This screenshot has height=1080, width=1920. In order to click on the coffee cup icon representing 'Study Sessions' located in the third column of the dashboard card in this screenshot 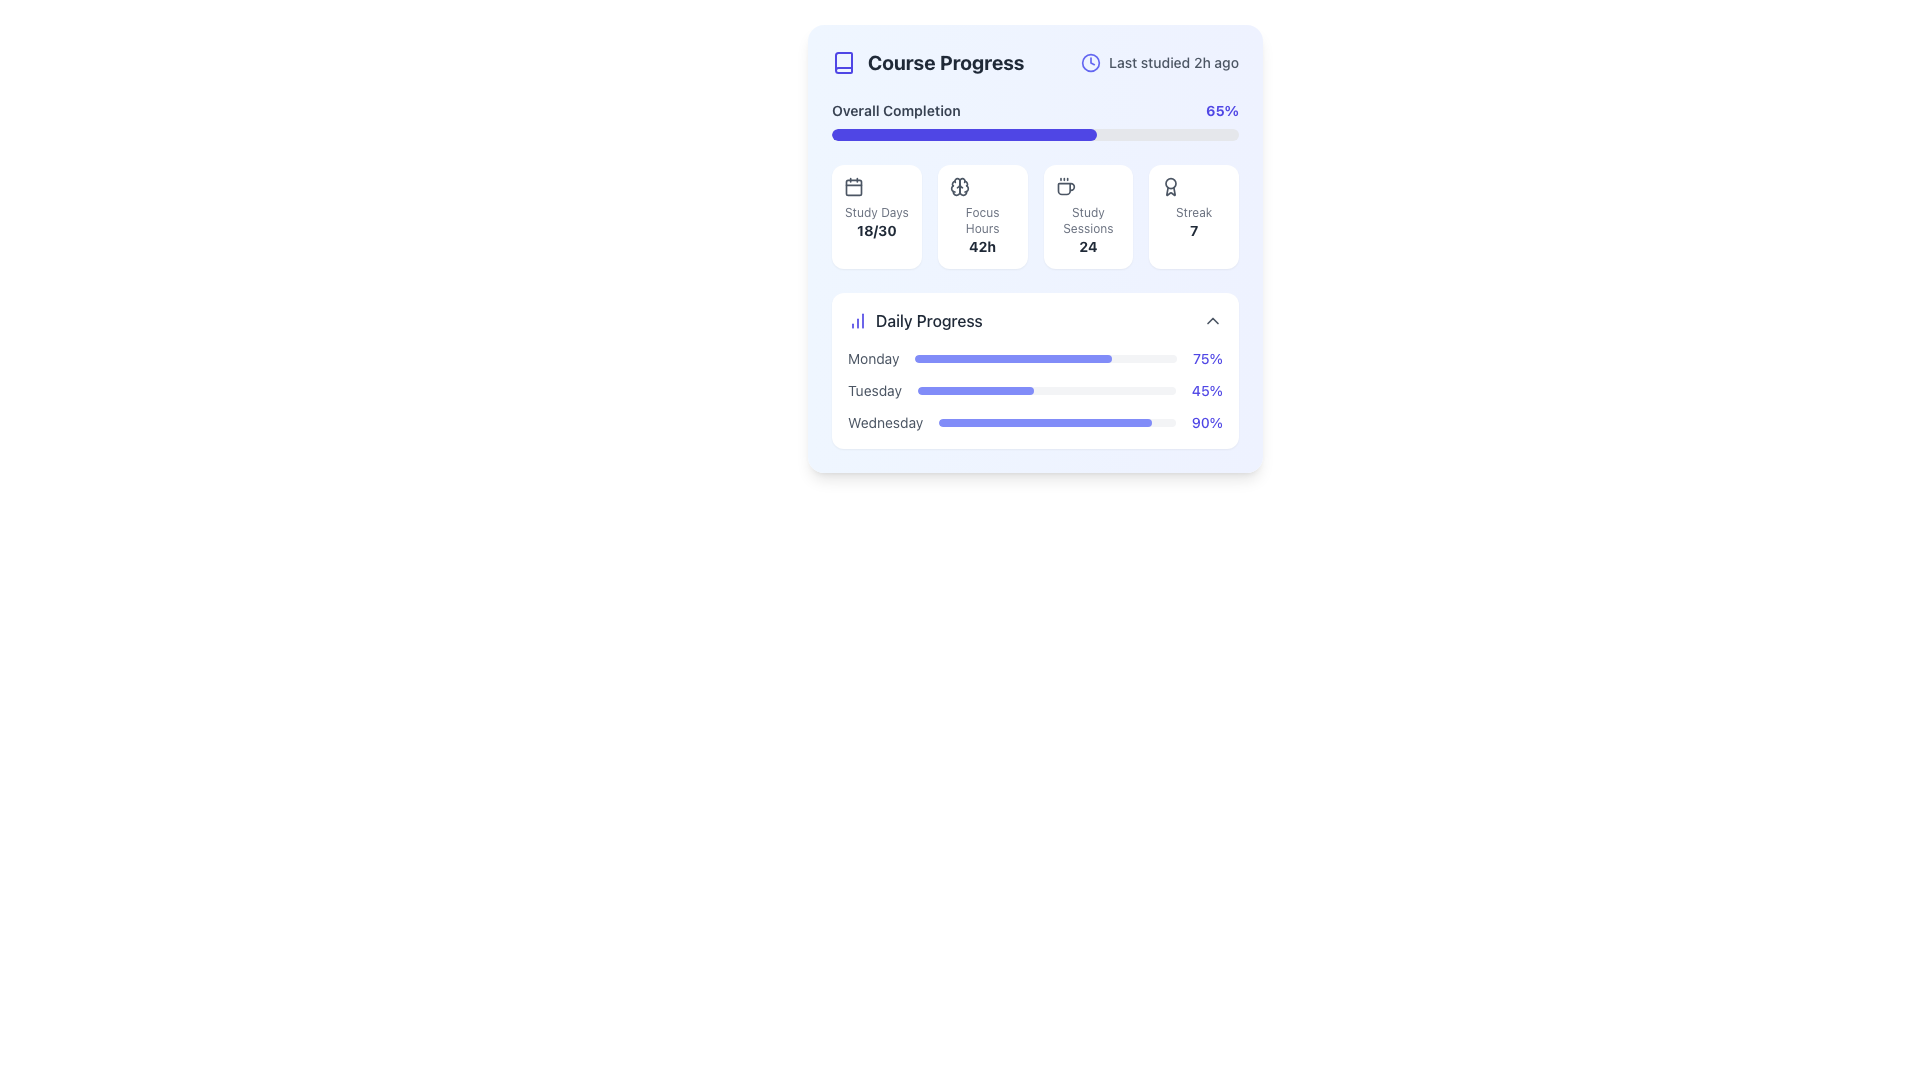, I will do `click(1064, 186)`.